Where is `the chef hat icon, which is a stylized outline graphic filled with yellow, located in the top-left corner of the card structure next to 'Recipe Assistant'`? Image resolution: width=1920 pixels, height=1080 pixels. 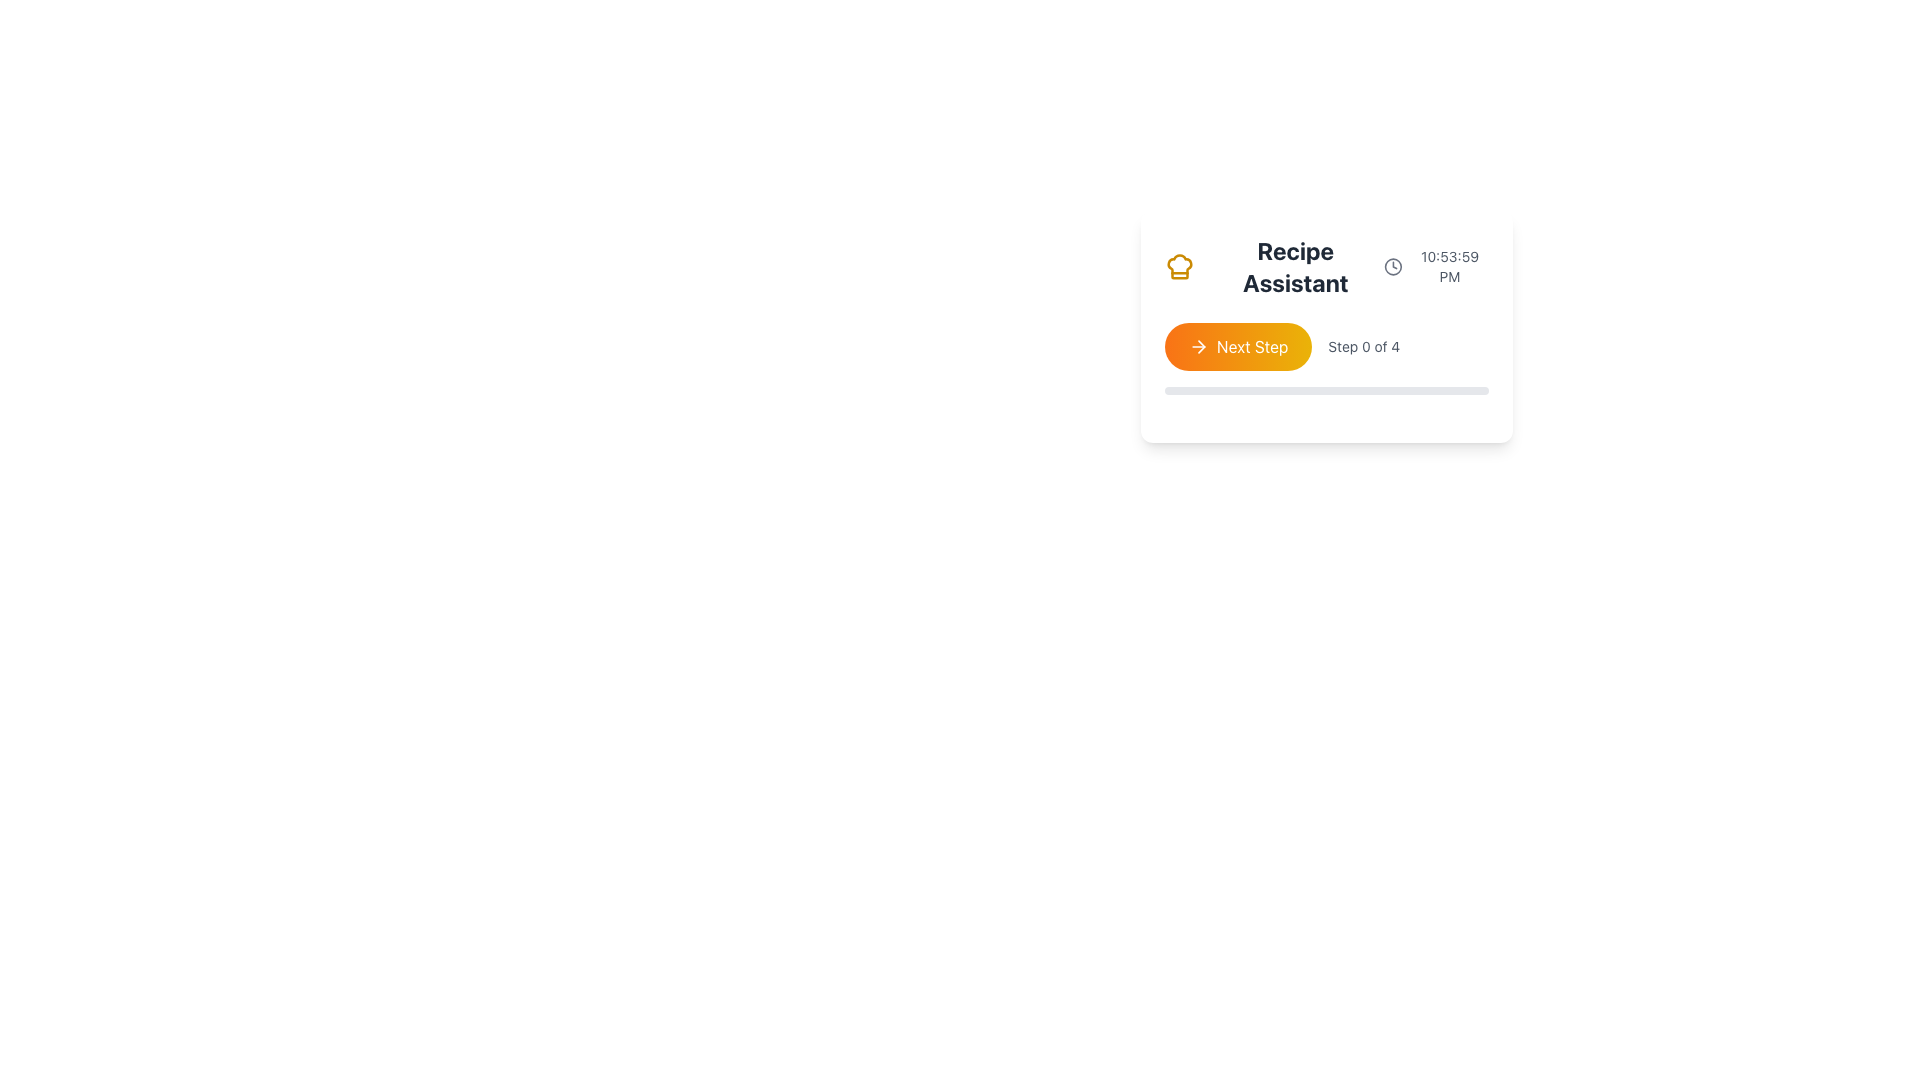 the chef hat icon, which is a stylized outline graphic filled with yellow, located in the top-left corner of the card structure next to 'Recipe Assistant' is located at coordinates (1180, 265).